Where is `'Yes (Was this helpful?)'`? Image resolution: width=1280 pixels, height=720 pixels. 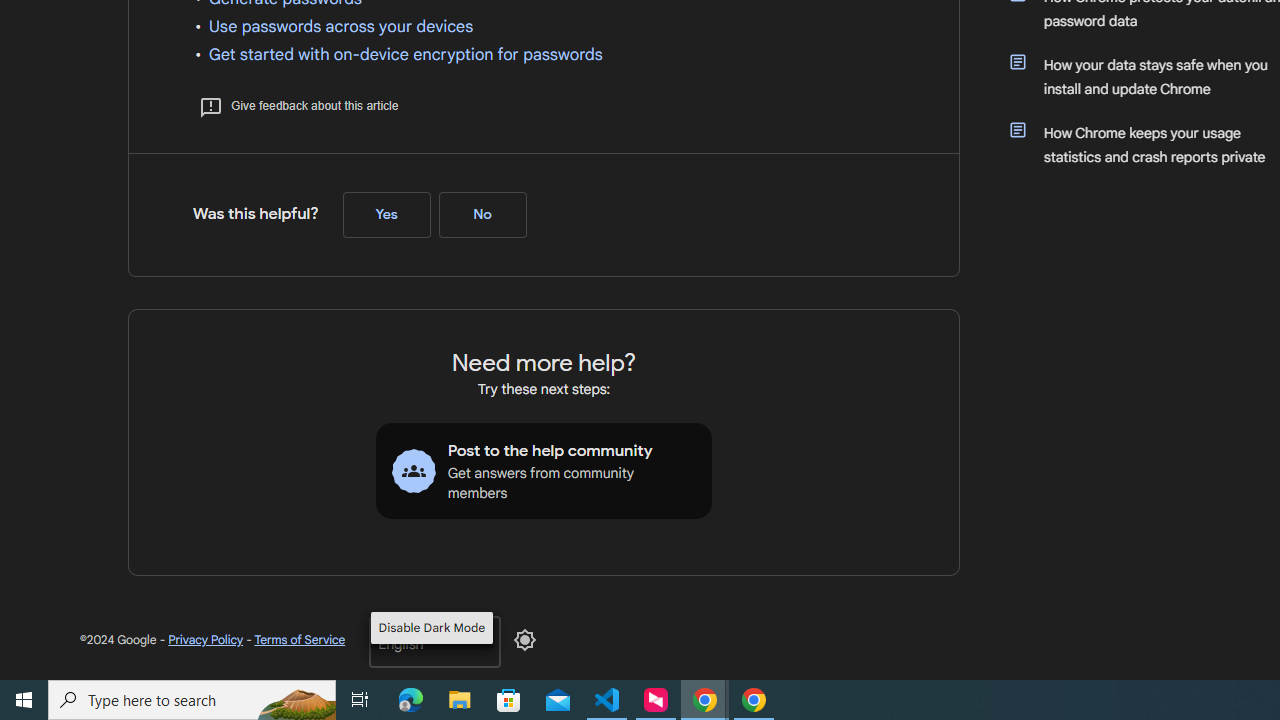
'Yes (Was this helpful?)' is located at coordinates (386, 215).